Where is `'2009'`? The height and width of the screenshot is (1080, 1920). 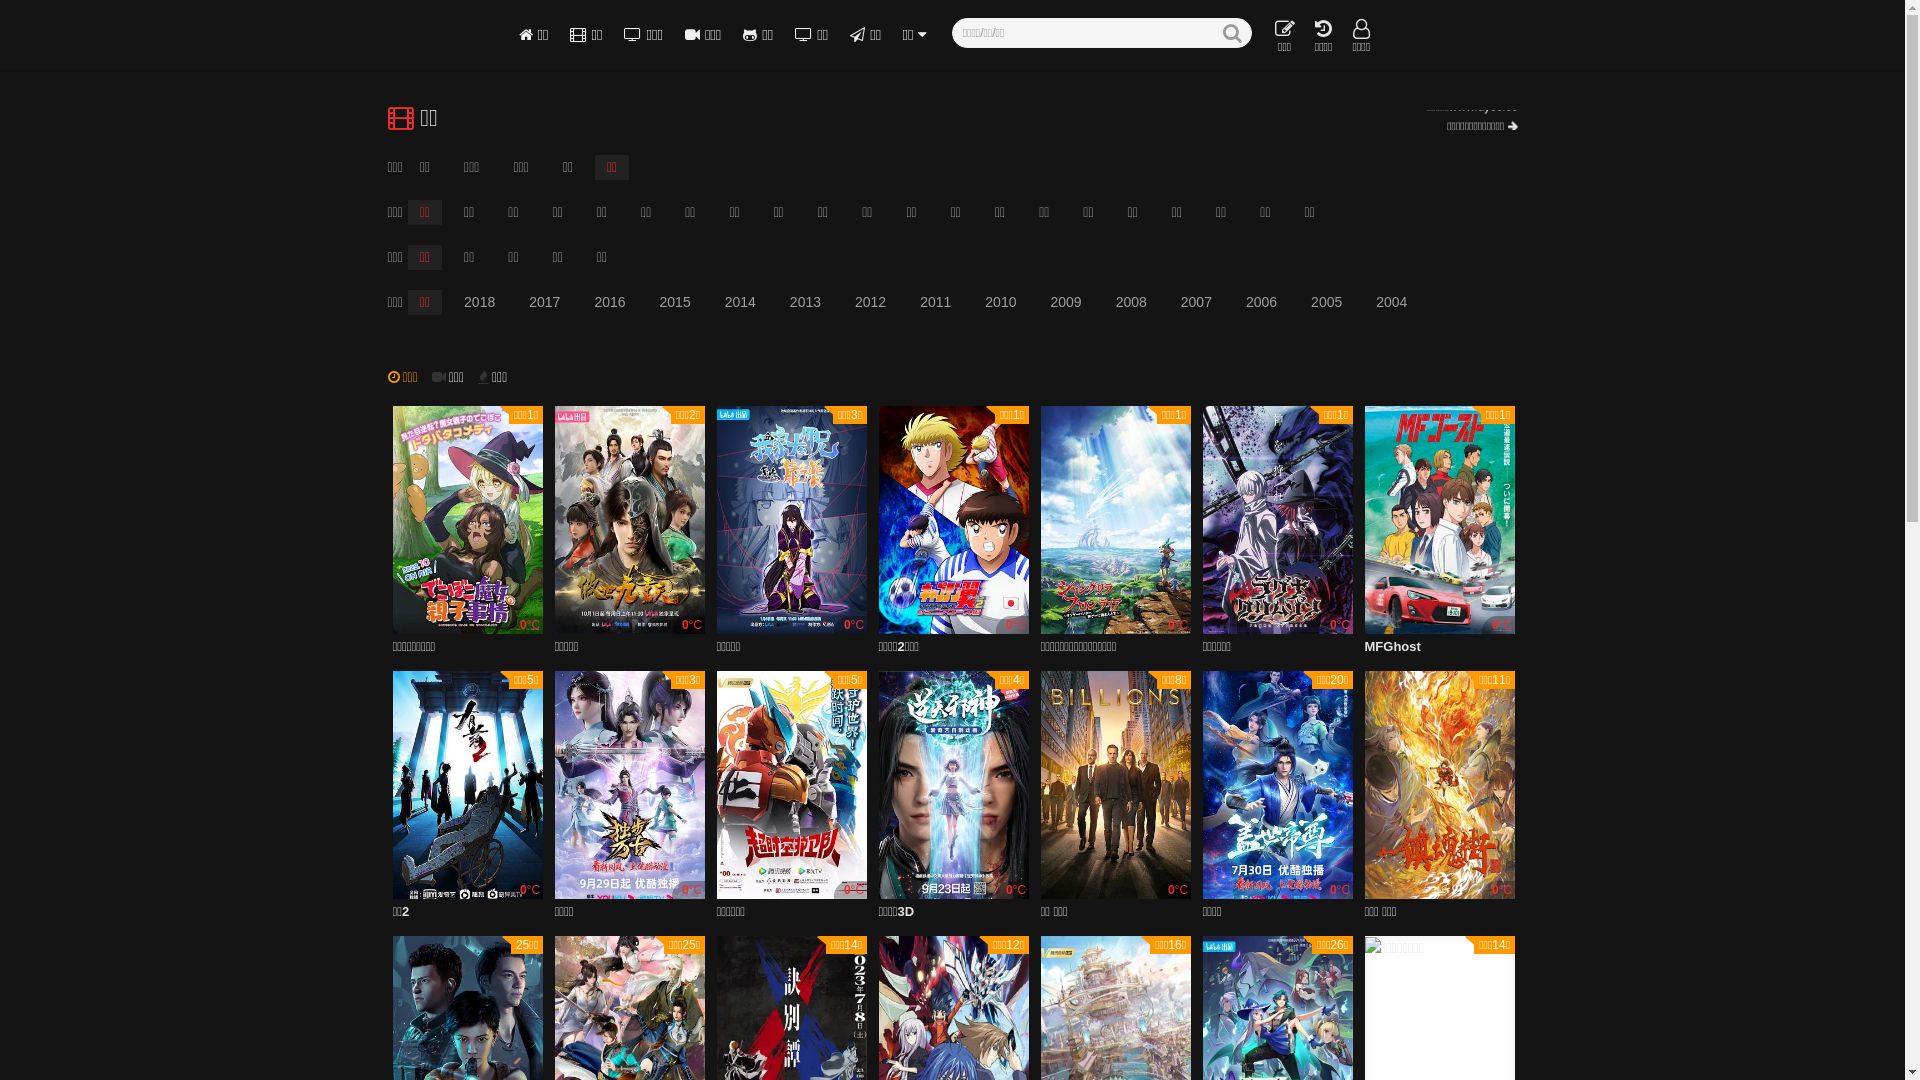 '2009' is located at coordinates (1064, 302).